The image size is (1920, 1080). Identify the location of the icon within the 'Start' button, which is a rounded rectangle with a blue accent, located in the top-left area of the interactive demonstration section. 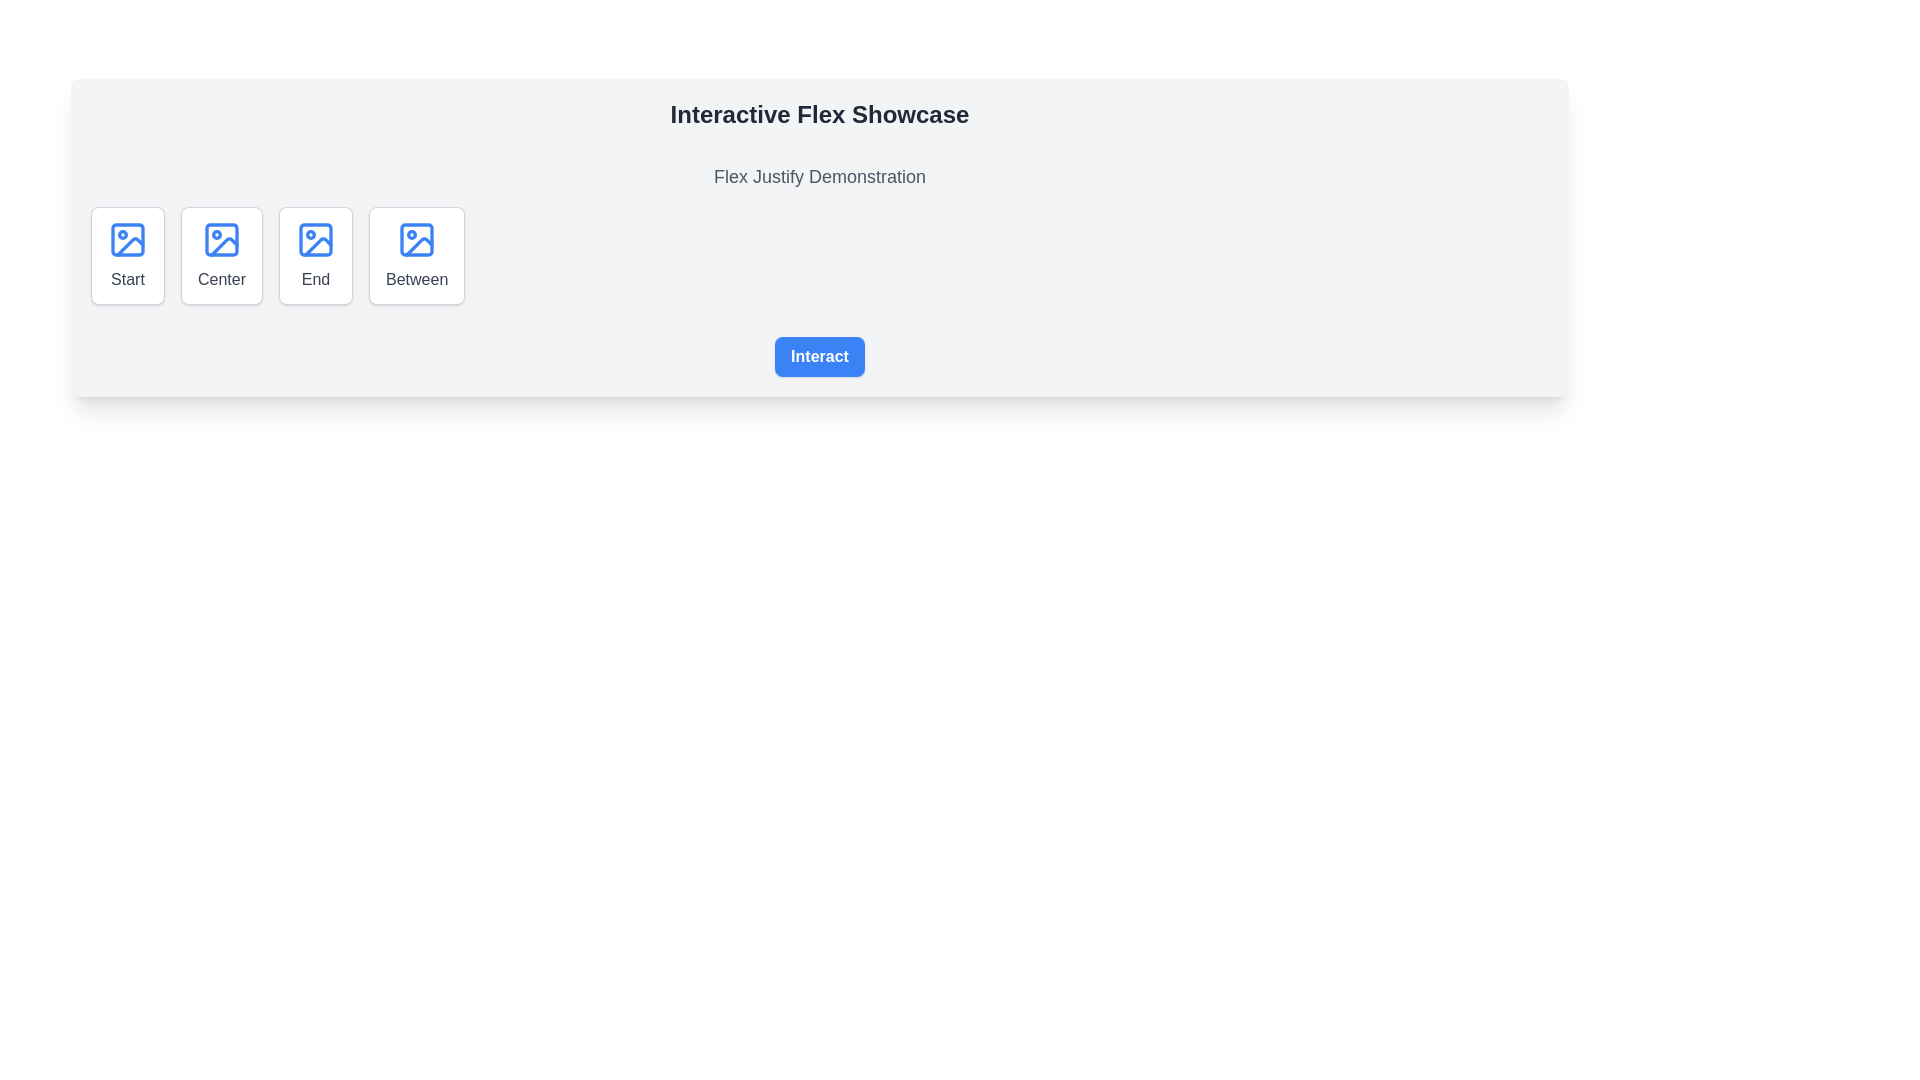
(127, 238).